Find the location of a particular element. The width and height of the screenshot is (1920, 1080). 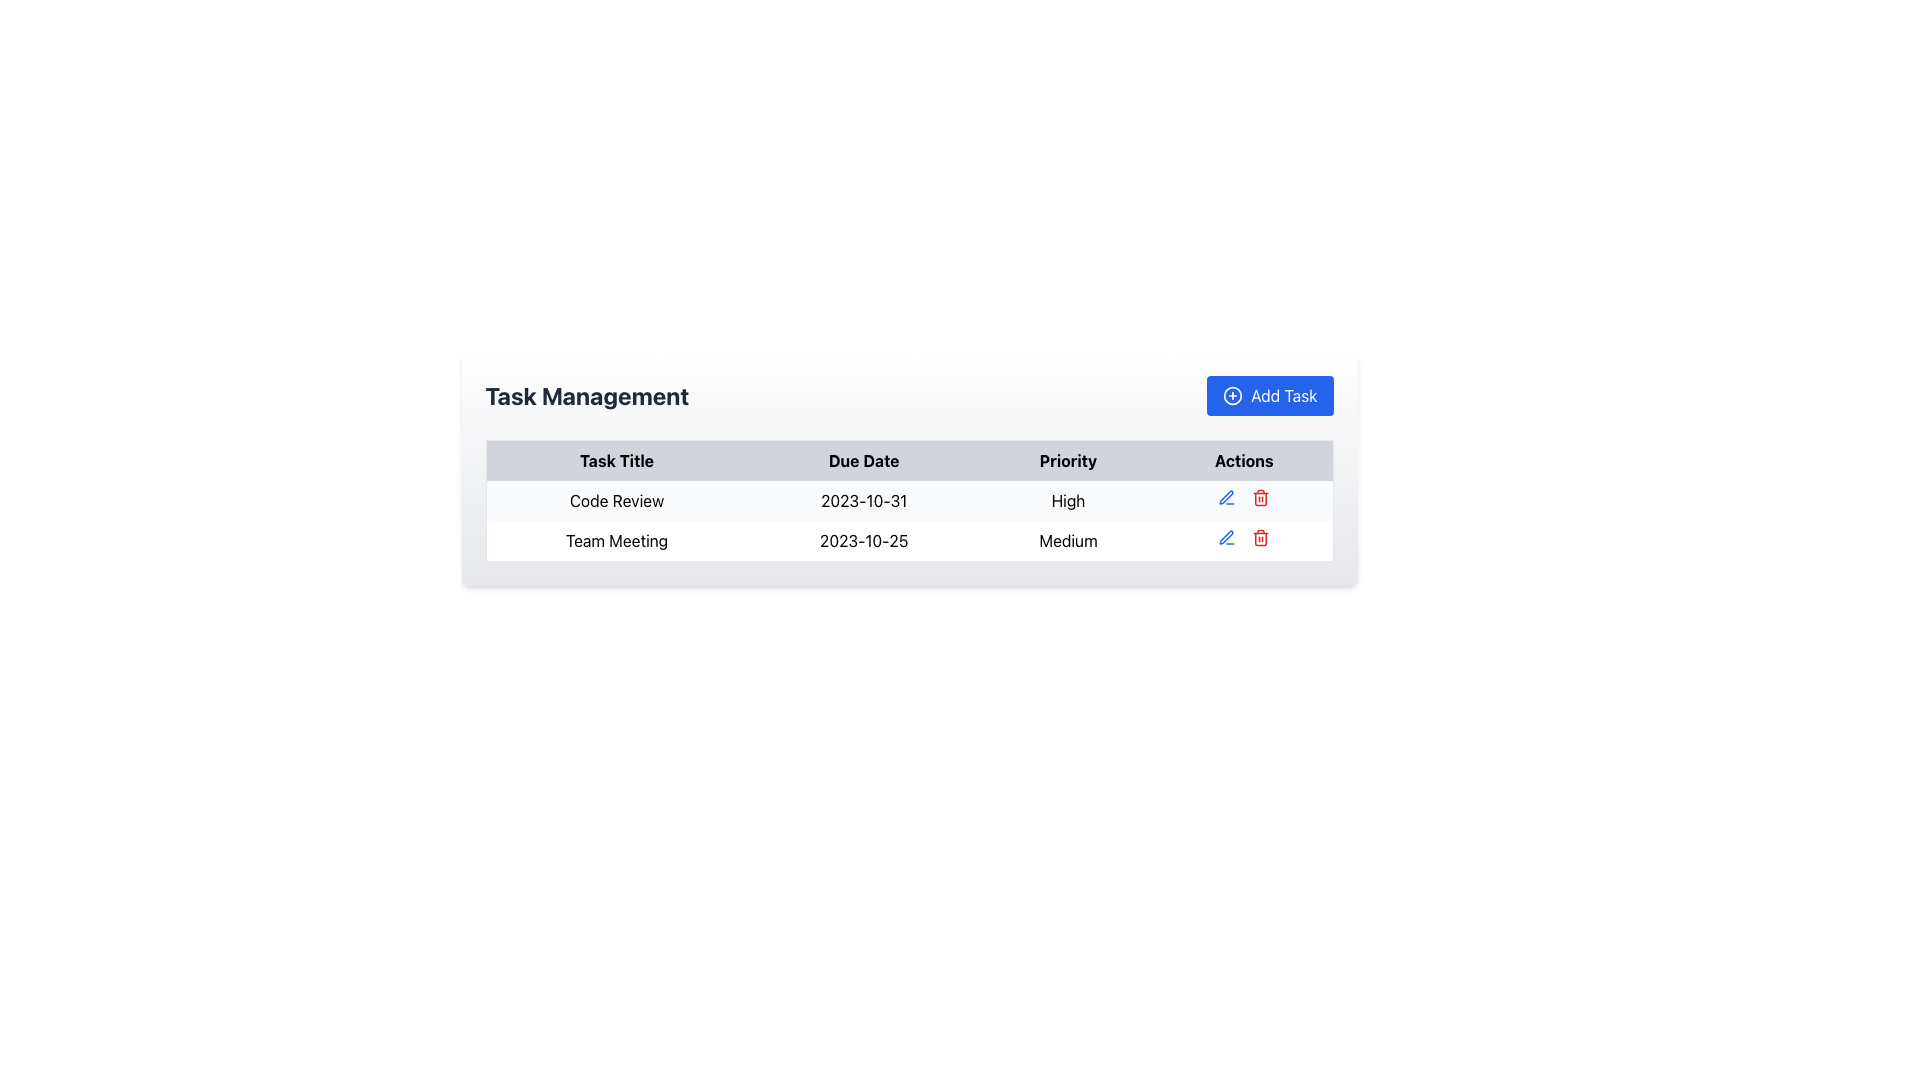

the first table row in the 'Task Management' section is located at coordinates (908, 500).